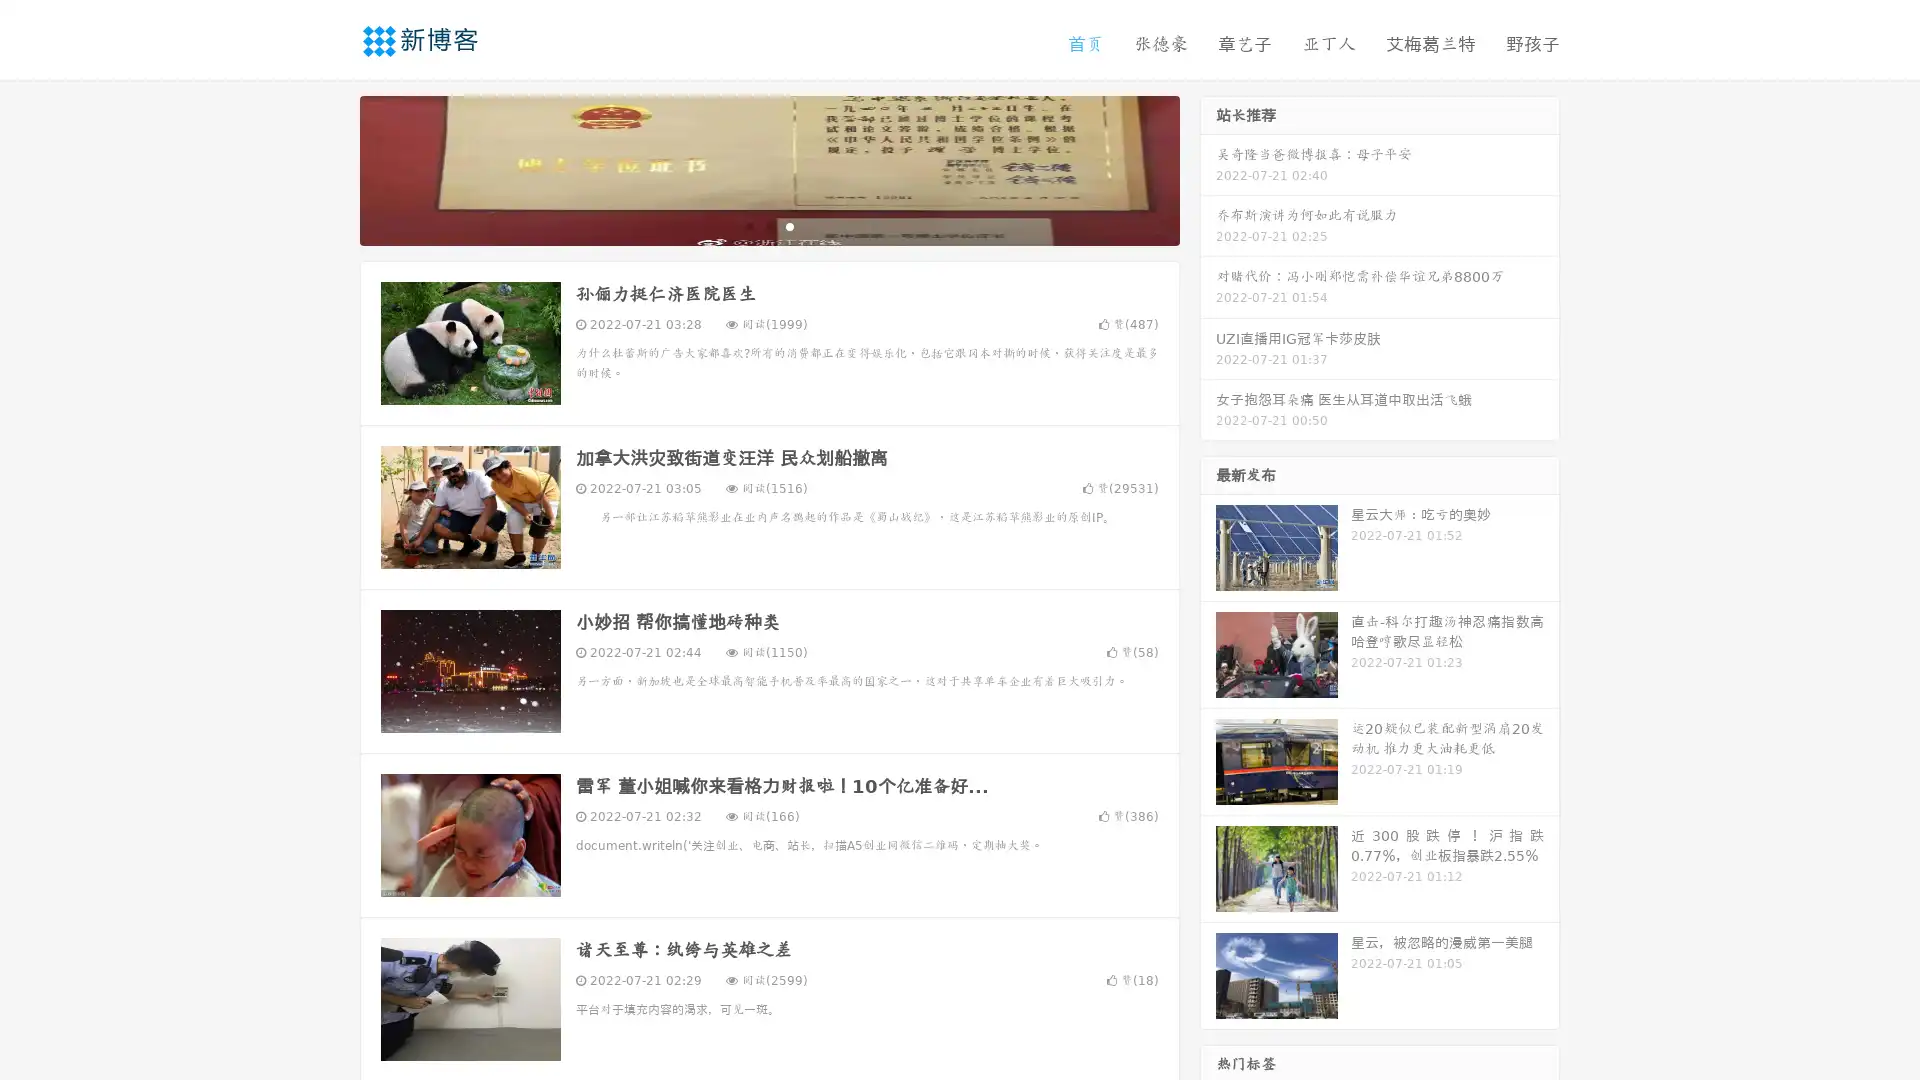  I want to click on Go to slide 2, so click(768, 225).